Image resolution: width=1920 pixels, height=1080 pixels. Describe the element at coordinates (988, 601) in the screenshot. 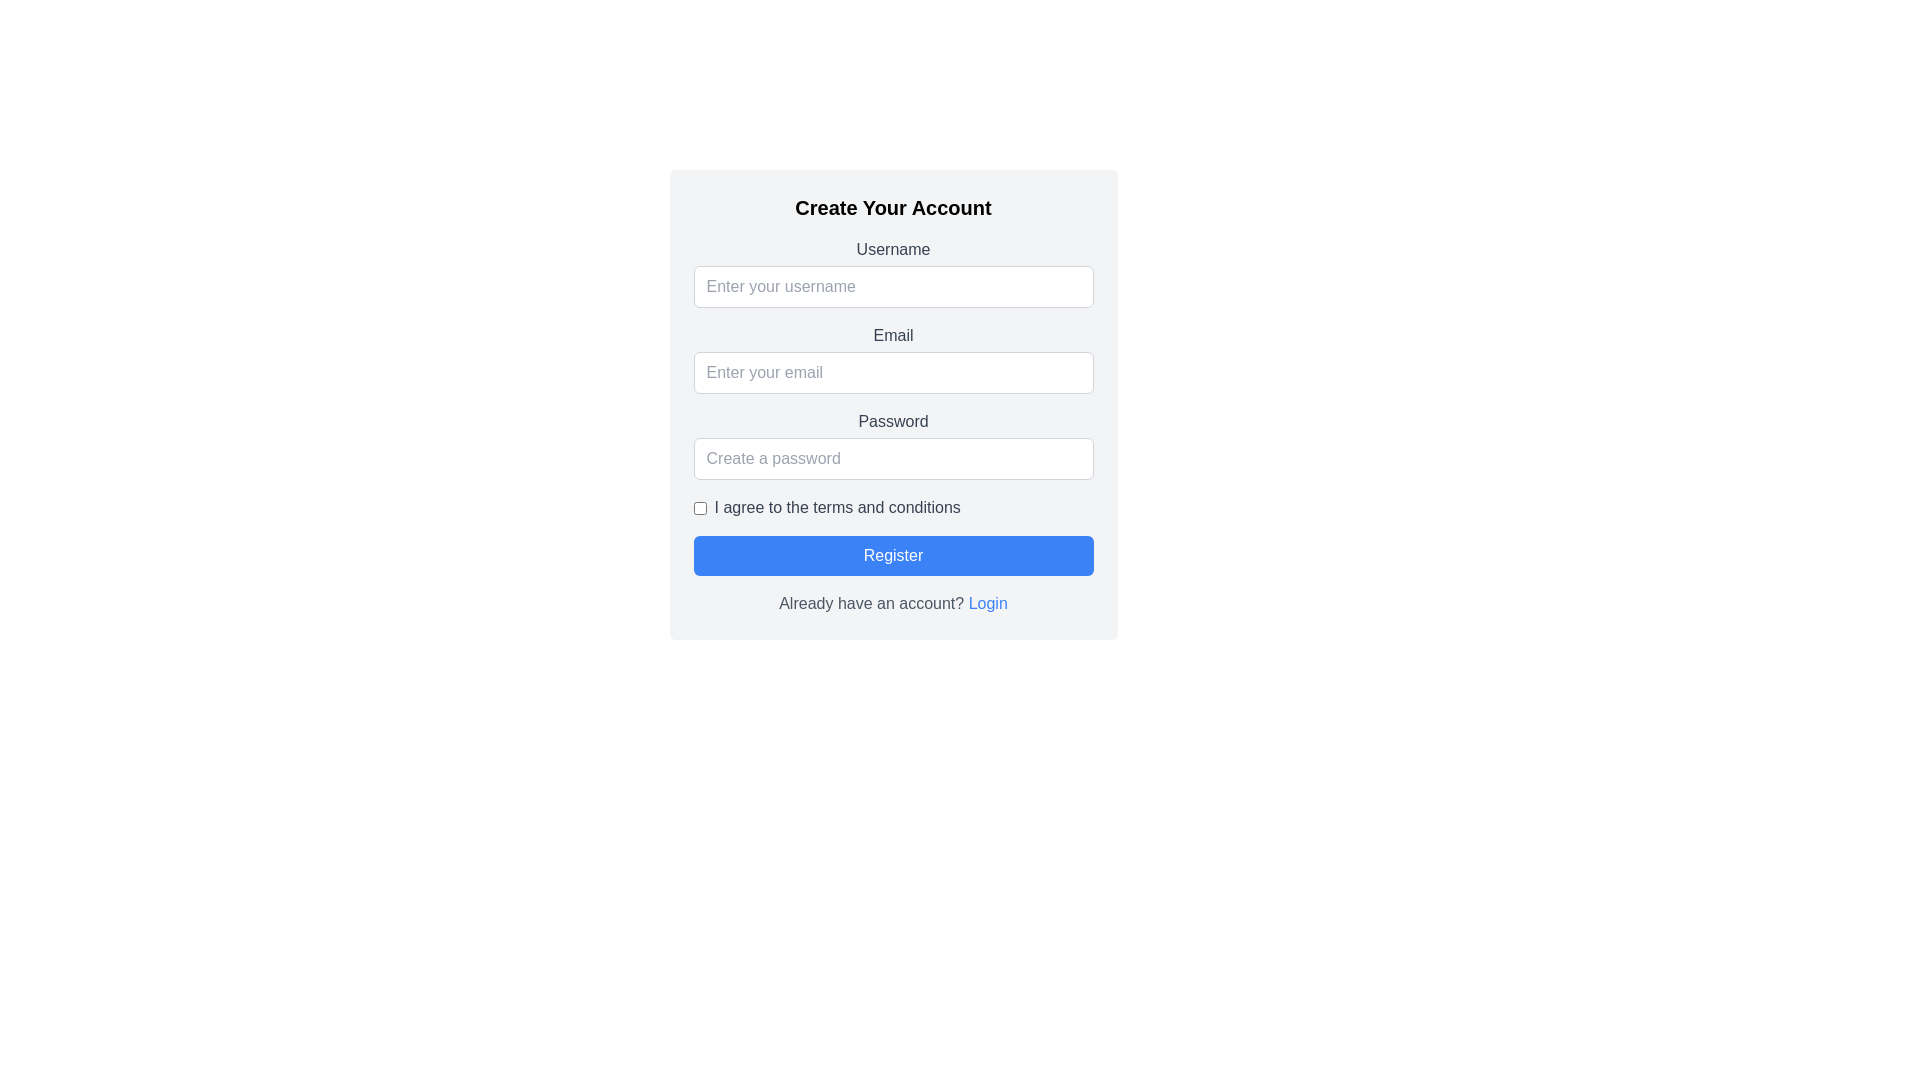

I see `the hyperlink that navigates to the login page, positioned at the end of the sentence 'Already have an account?'` at that location.